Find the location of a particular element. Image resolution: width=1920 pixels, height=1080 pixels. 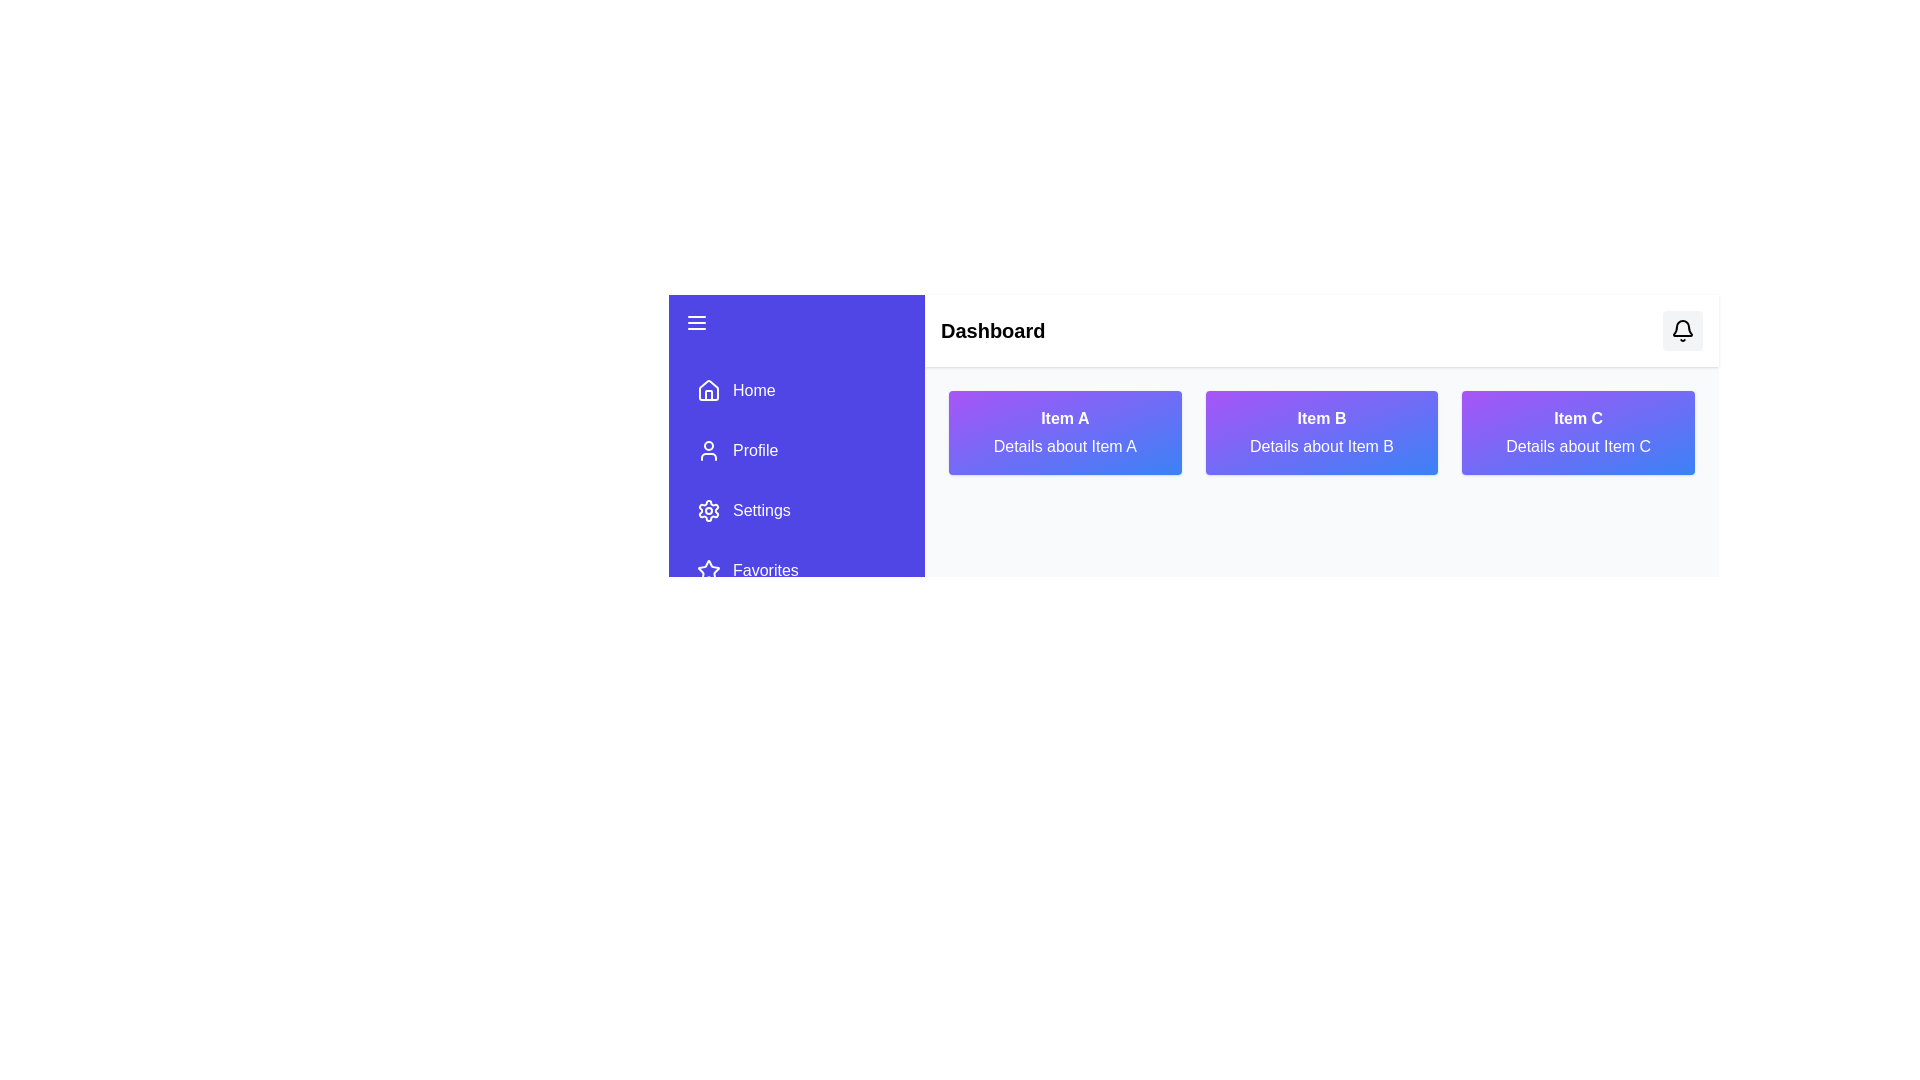

the 'Profile' icon in the vertical navigation menu is located at coordinates (709, 451).